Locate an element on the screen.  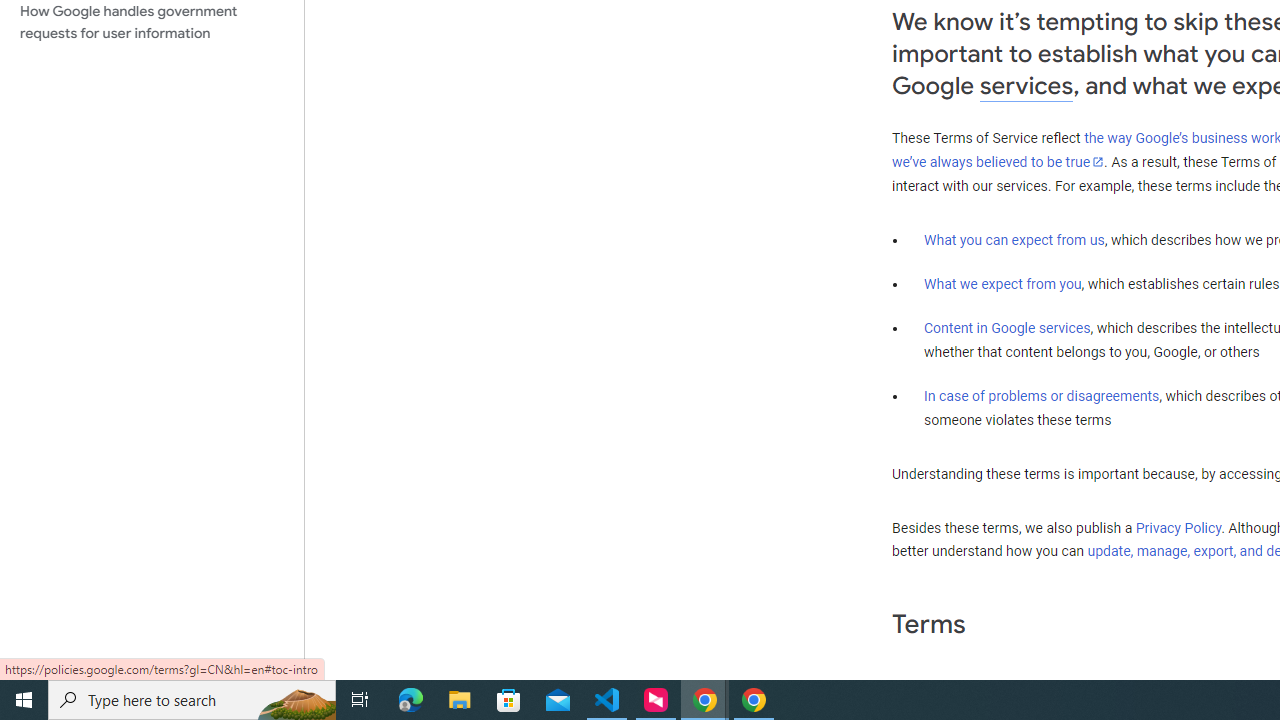
'Content in Google services' is located at coordinates (1007, 326).